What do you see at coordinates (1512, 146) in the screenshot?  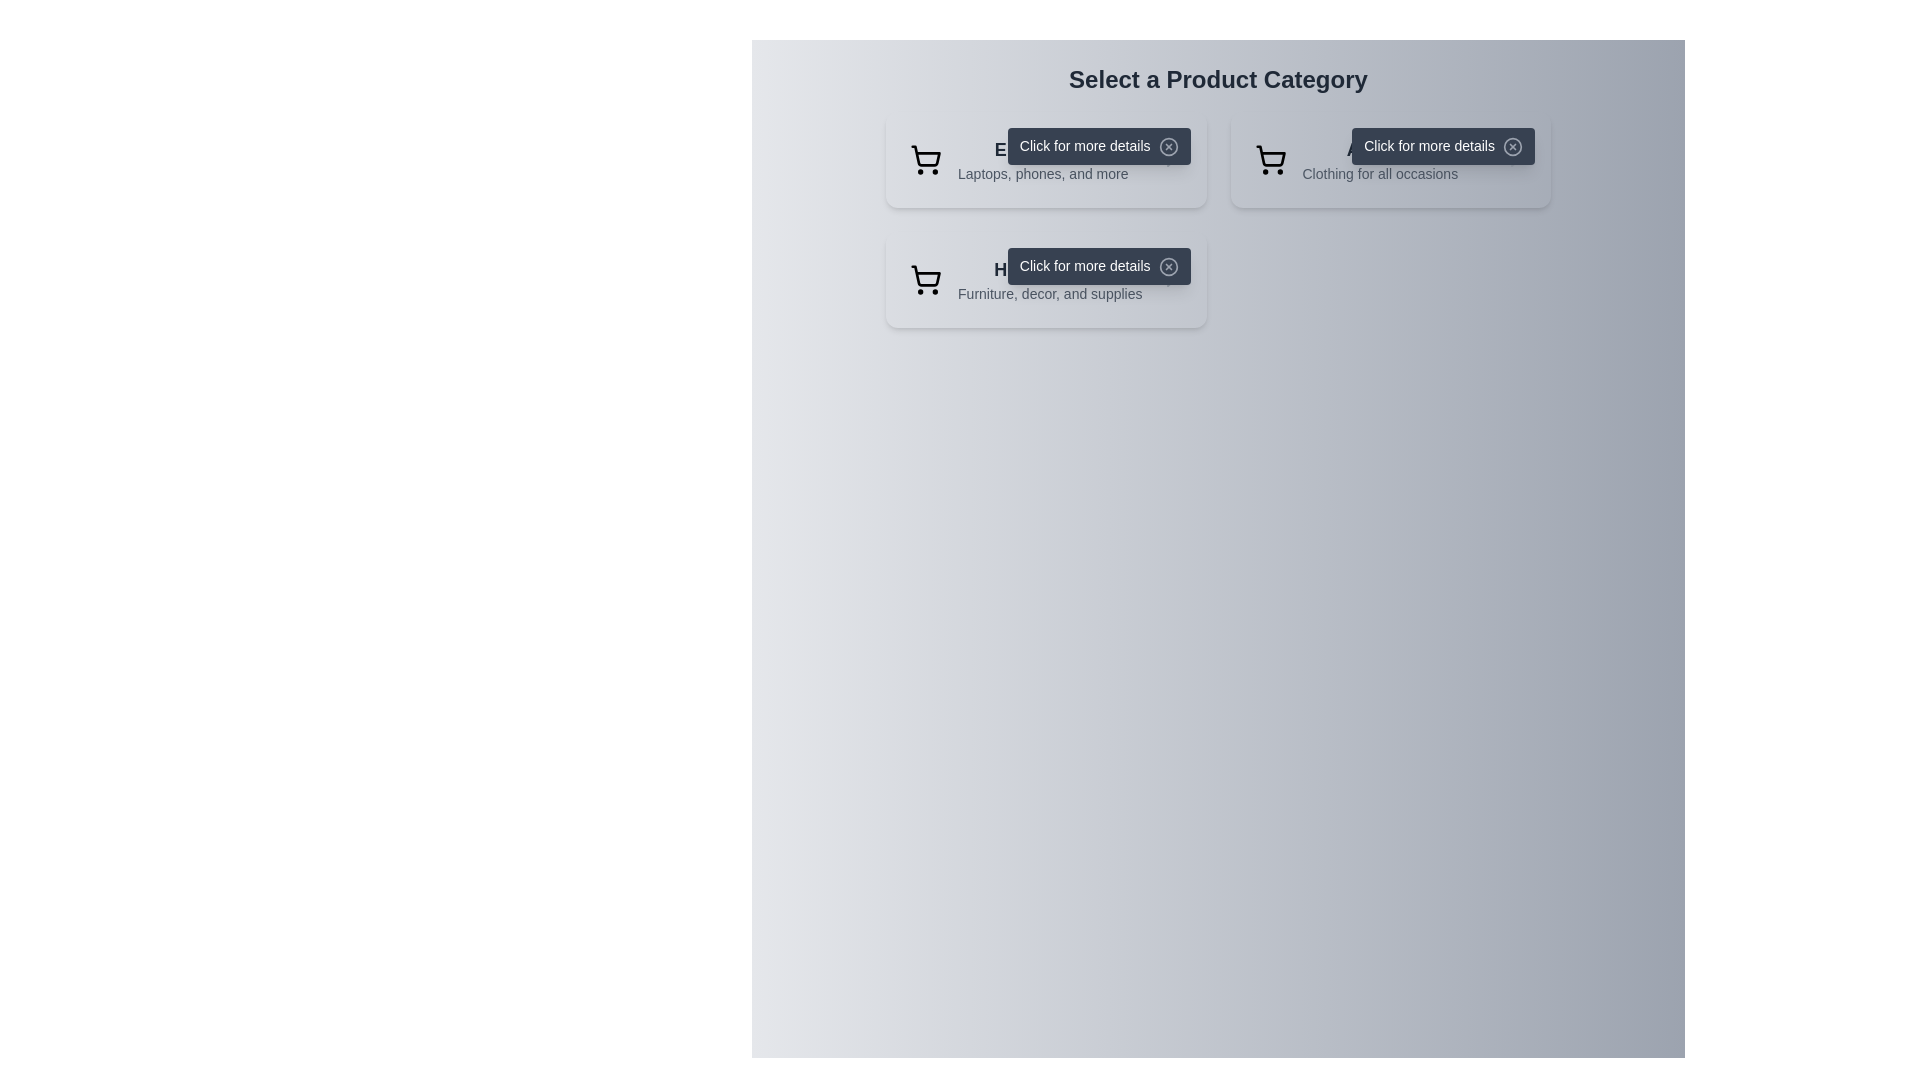 I see `the circular button with an 'X' centered inside it, located at the top-right corner of the card-like layout` at bounding box center [1512, 146].